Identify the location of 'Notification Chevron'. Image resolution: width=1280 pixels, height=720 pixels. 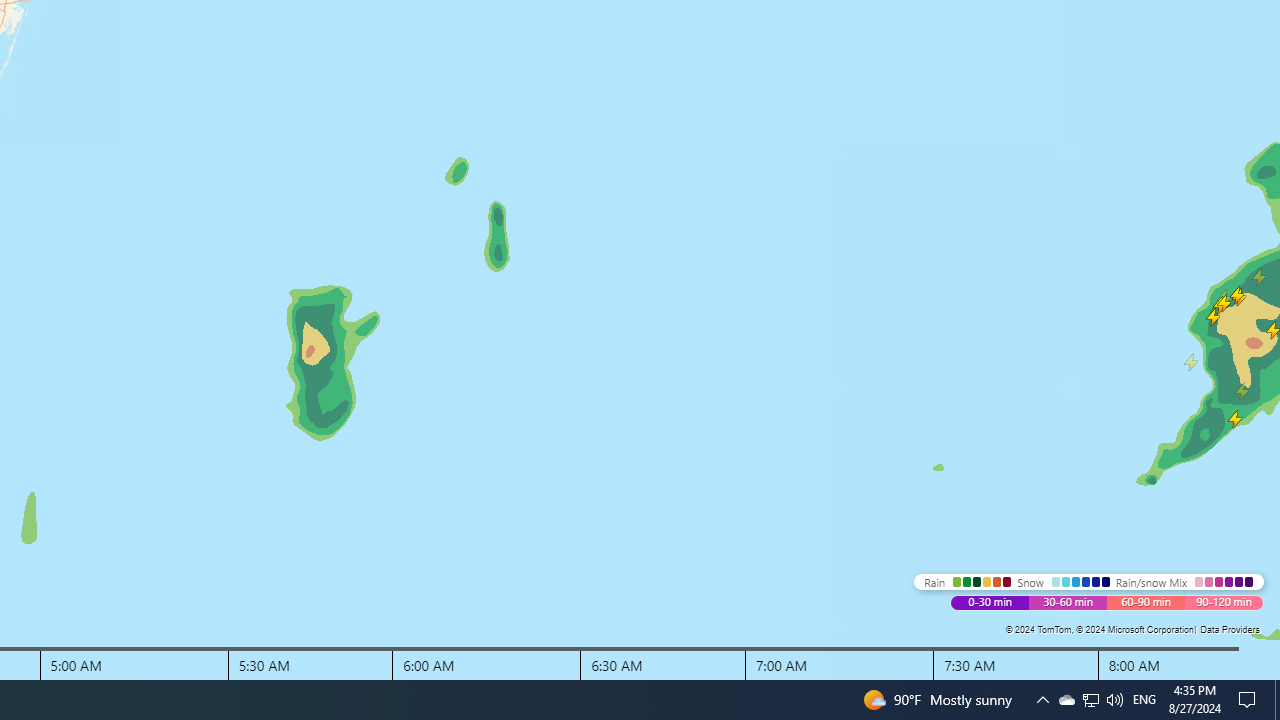
(1041, 698).